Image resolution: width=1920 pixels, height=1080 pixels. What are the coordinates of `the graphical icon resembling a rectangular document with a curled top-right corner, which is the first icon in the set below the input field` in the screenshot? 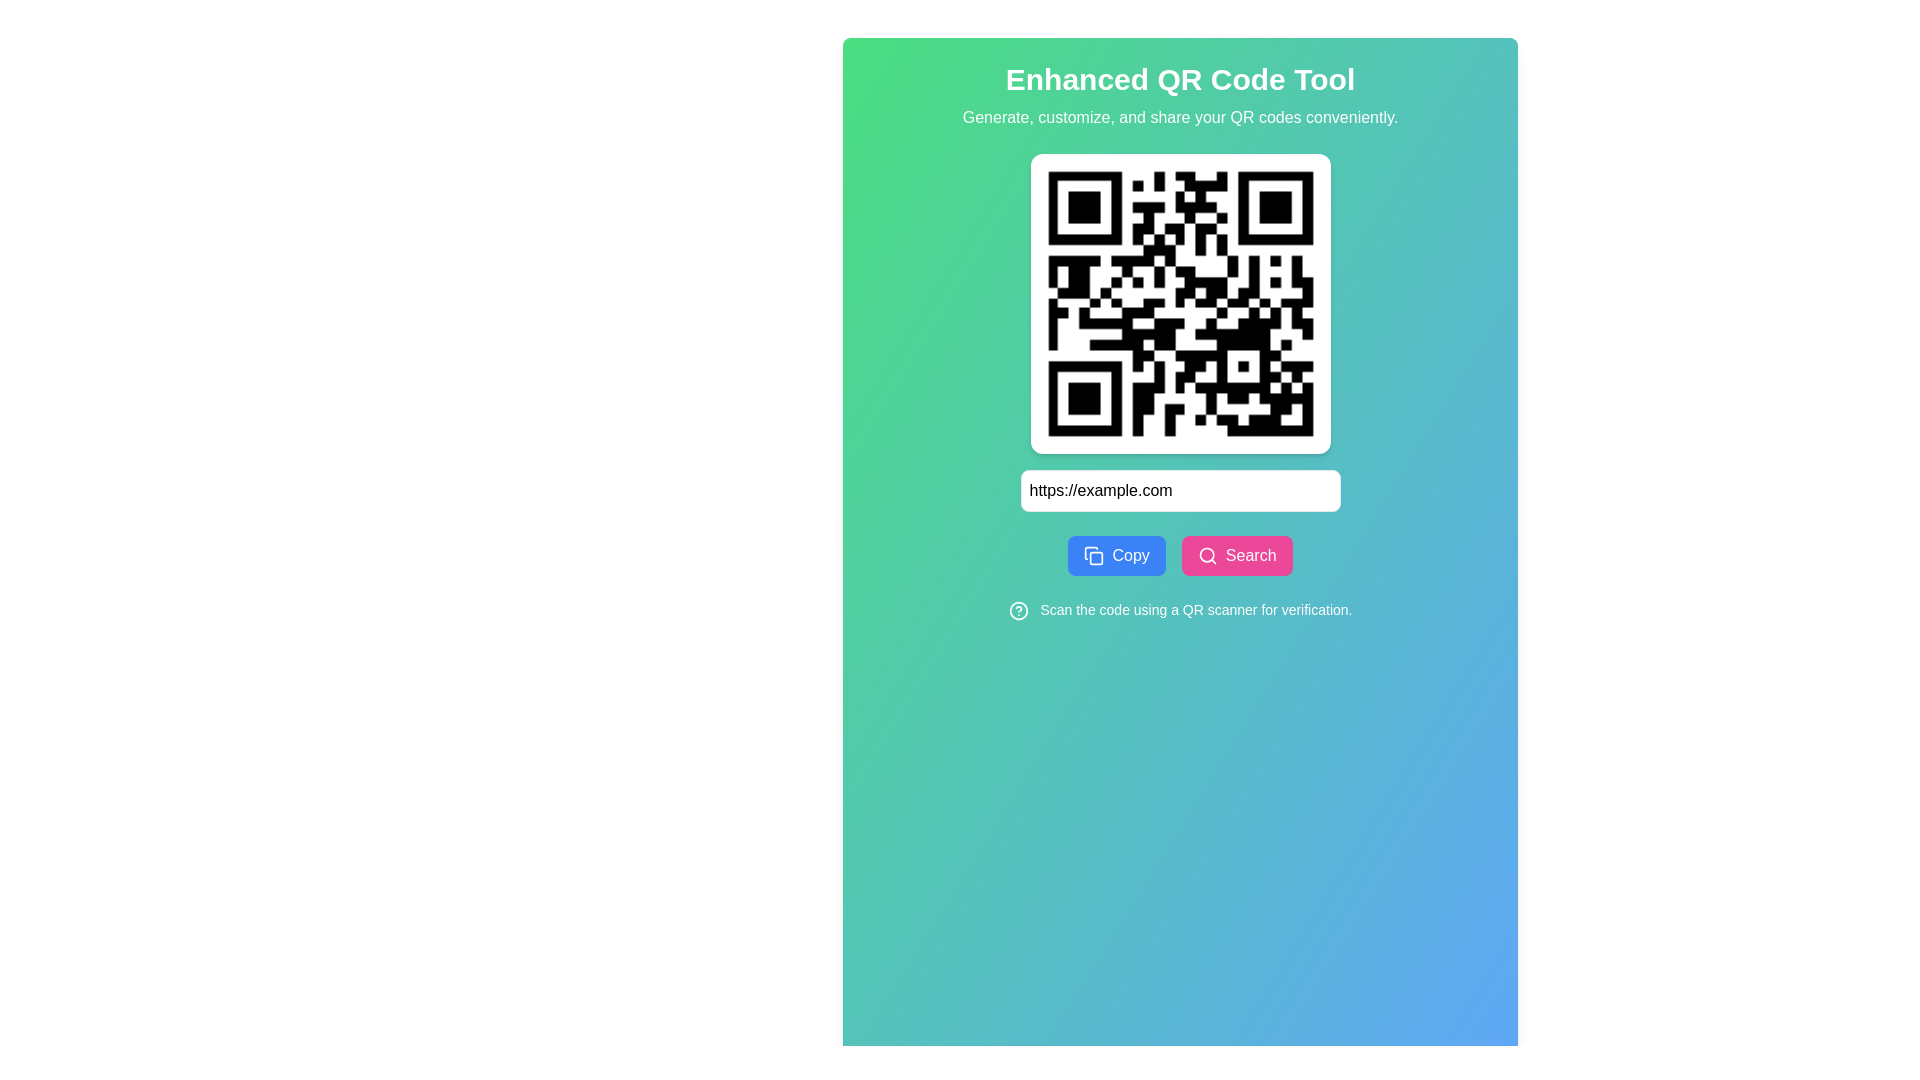 It's located at (1090, 553).